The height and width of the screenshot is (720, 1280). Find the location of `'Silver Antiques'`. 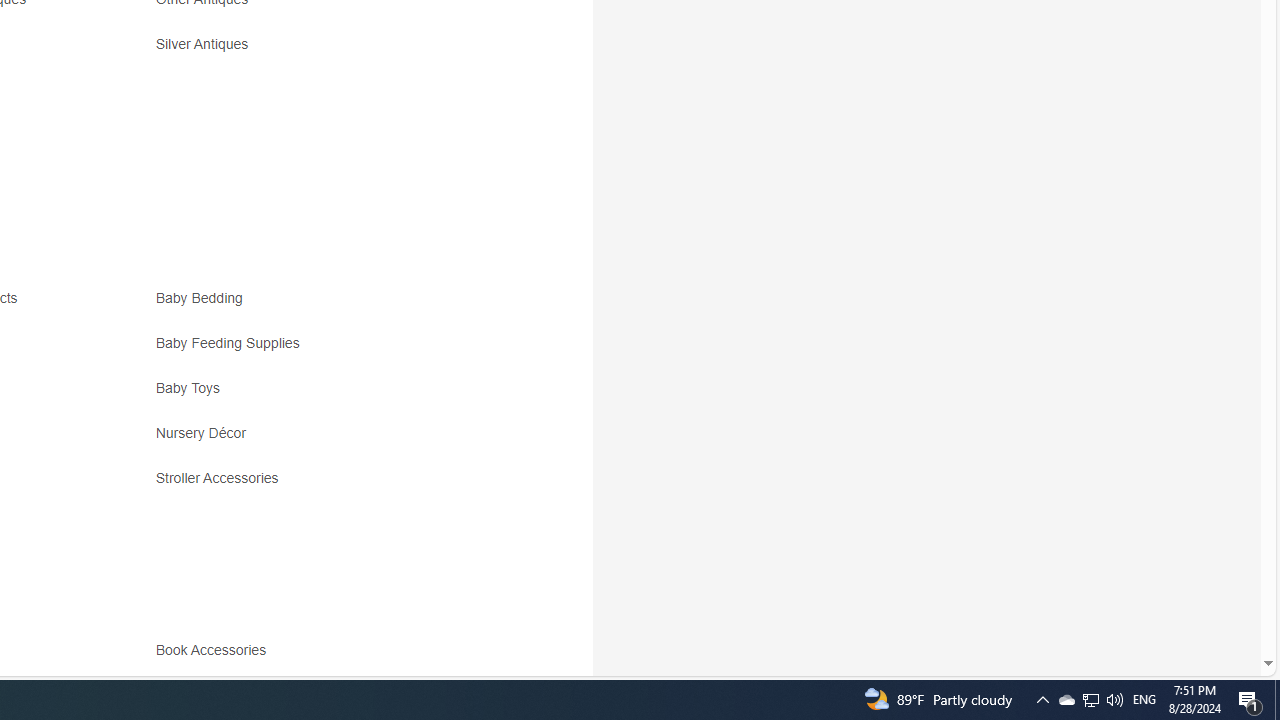

'Silver Antiques' is located at coordinates (332, 50).